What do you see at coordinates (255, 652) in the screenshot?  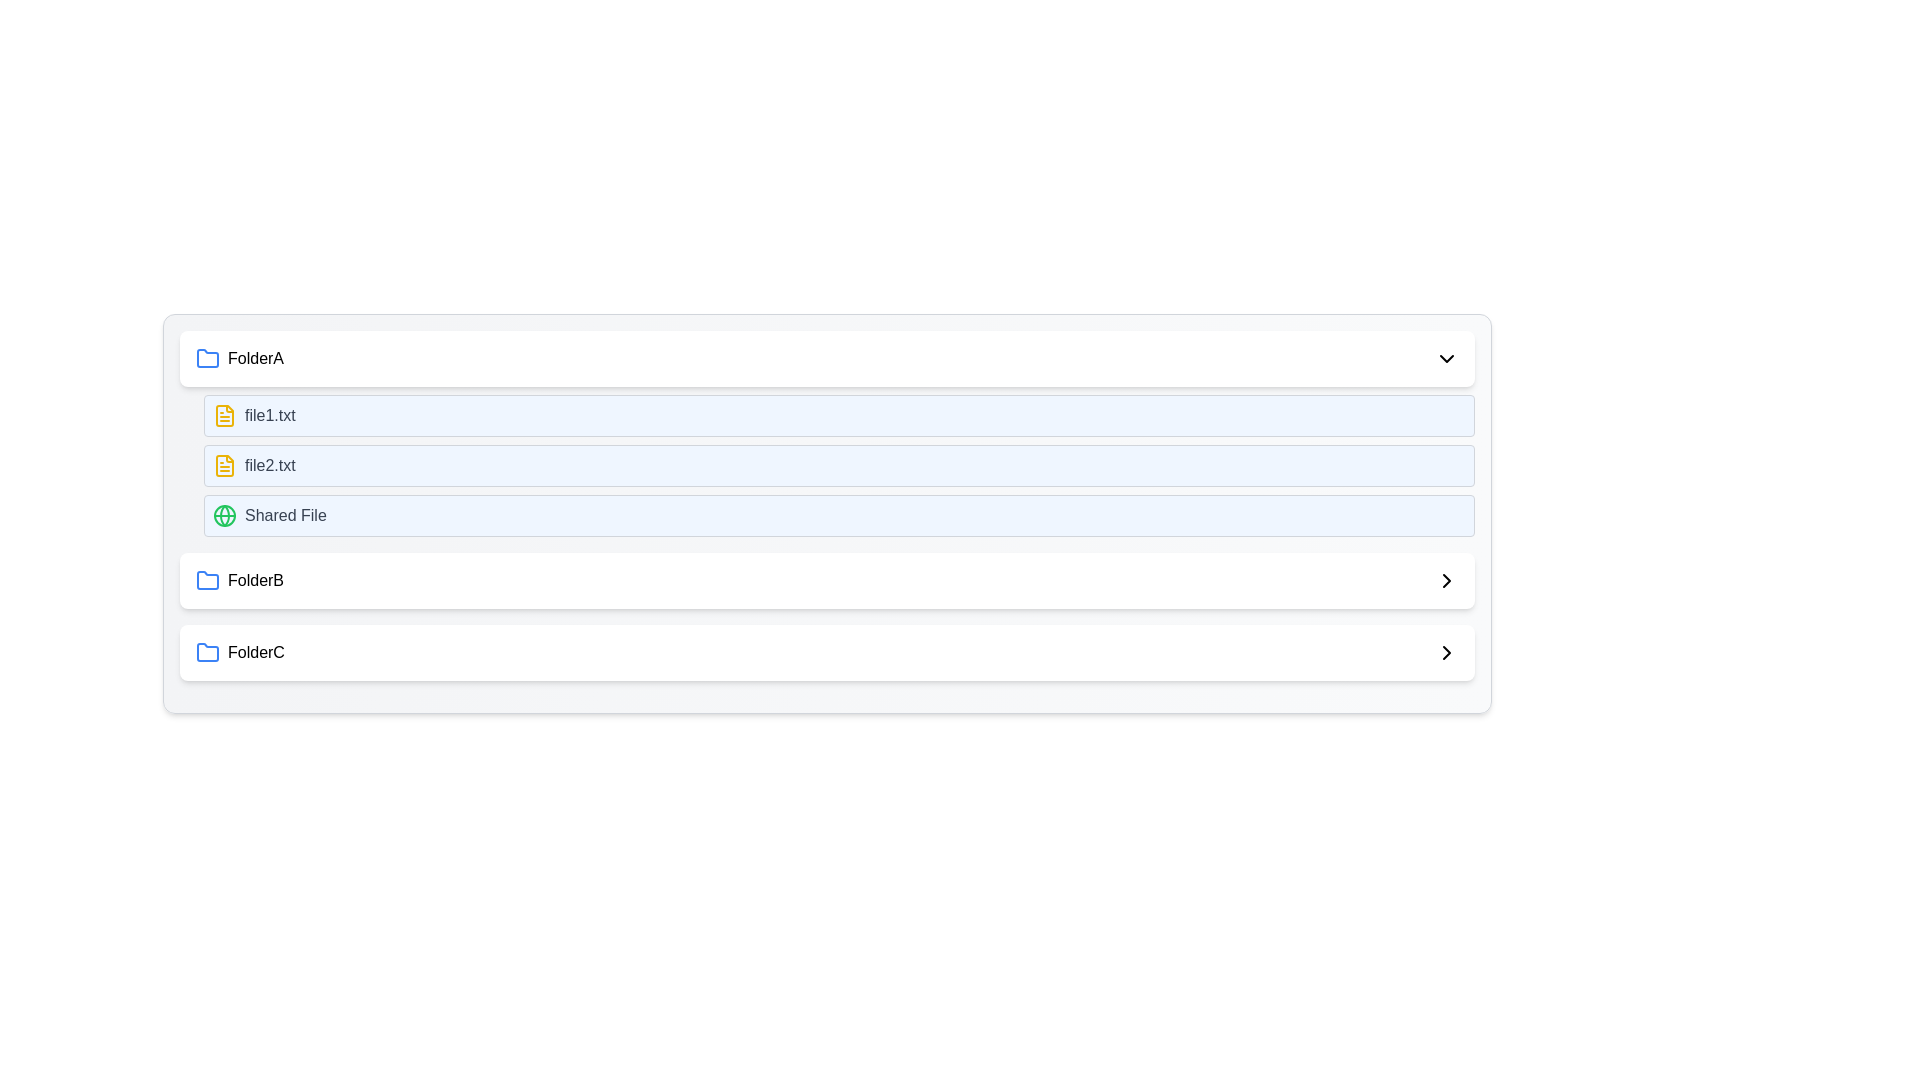 I see `the text label representing the folder named 'FolderC', which is positioned in the bottom row of a vertical list of folder entries, aligned to the left with a blue-colored folder icon on its left` at bounding box center [255, 652].